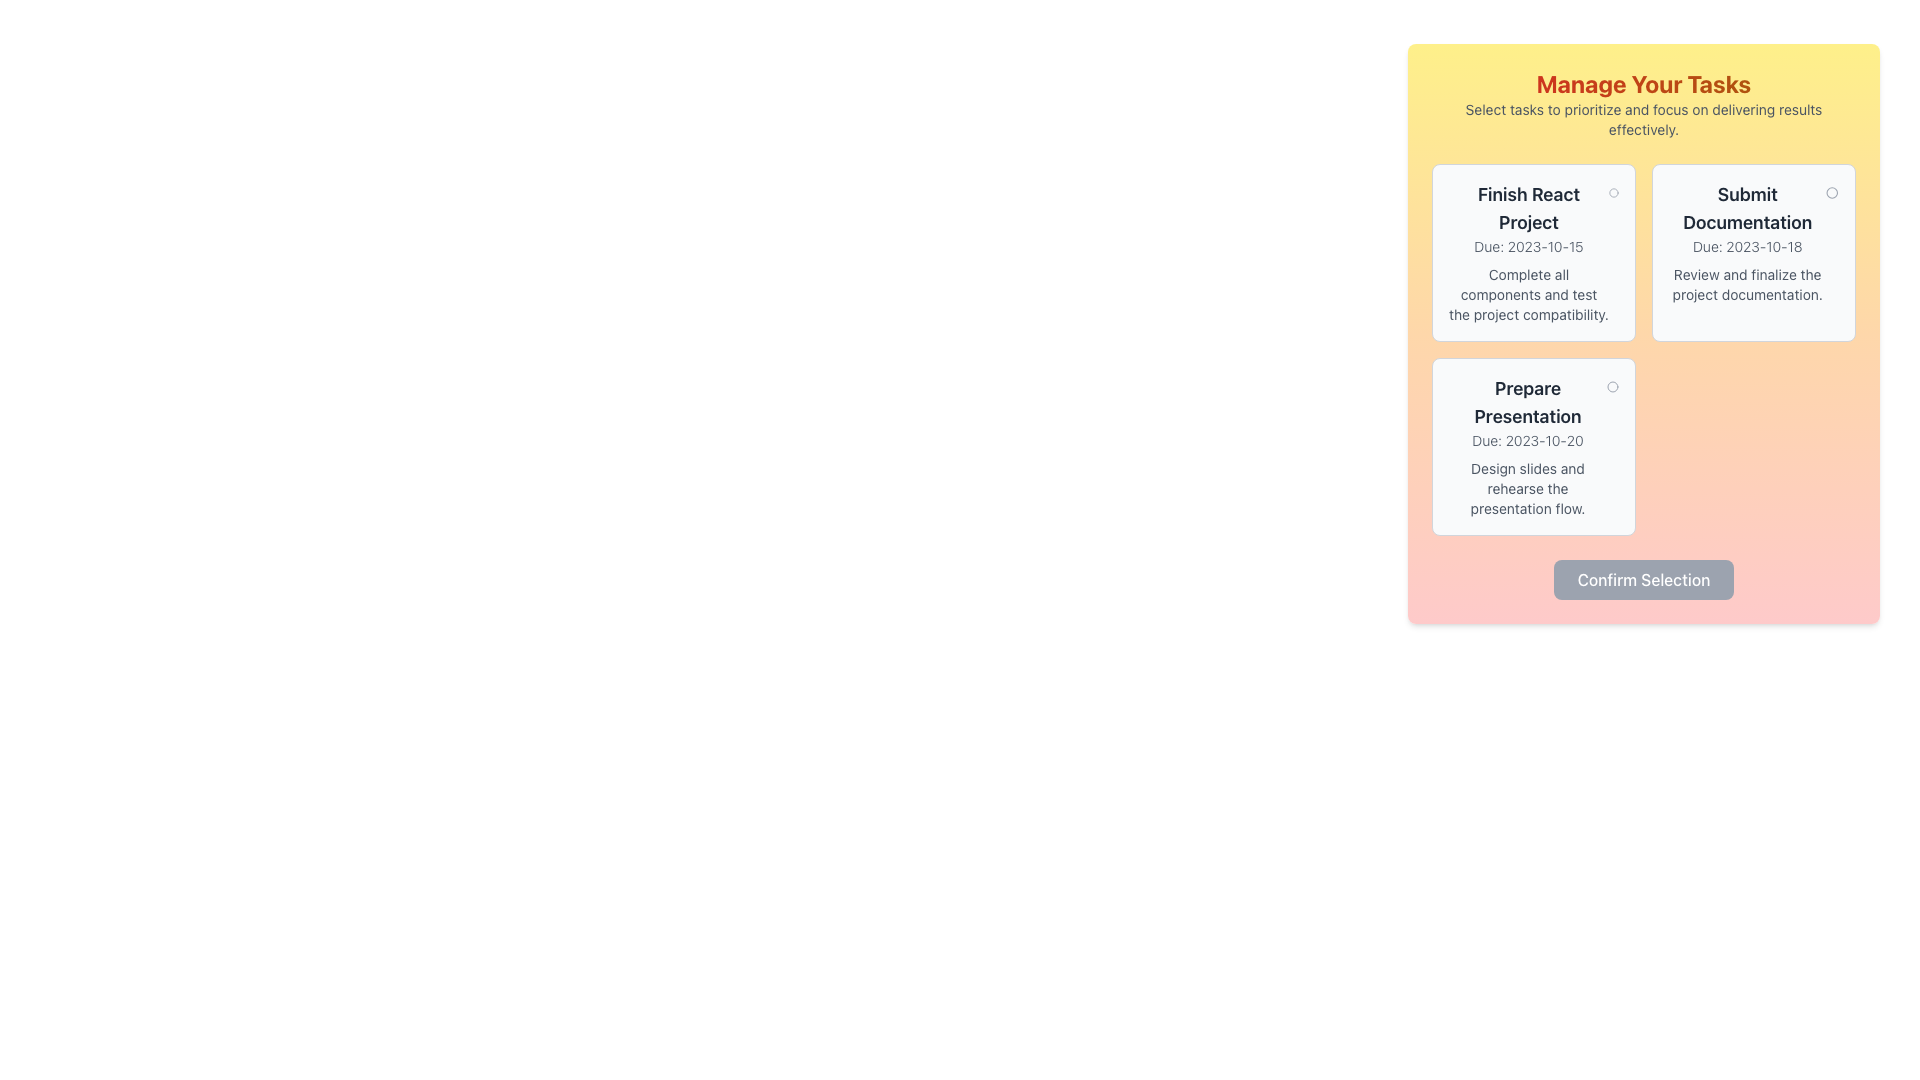 The width and height of the screenshot is (1920, 1080). I want to click on the text label displaying 'Prepare Presentation' which is positioned at the top of the lower-left card component, so click(1526, 402).